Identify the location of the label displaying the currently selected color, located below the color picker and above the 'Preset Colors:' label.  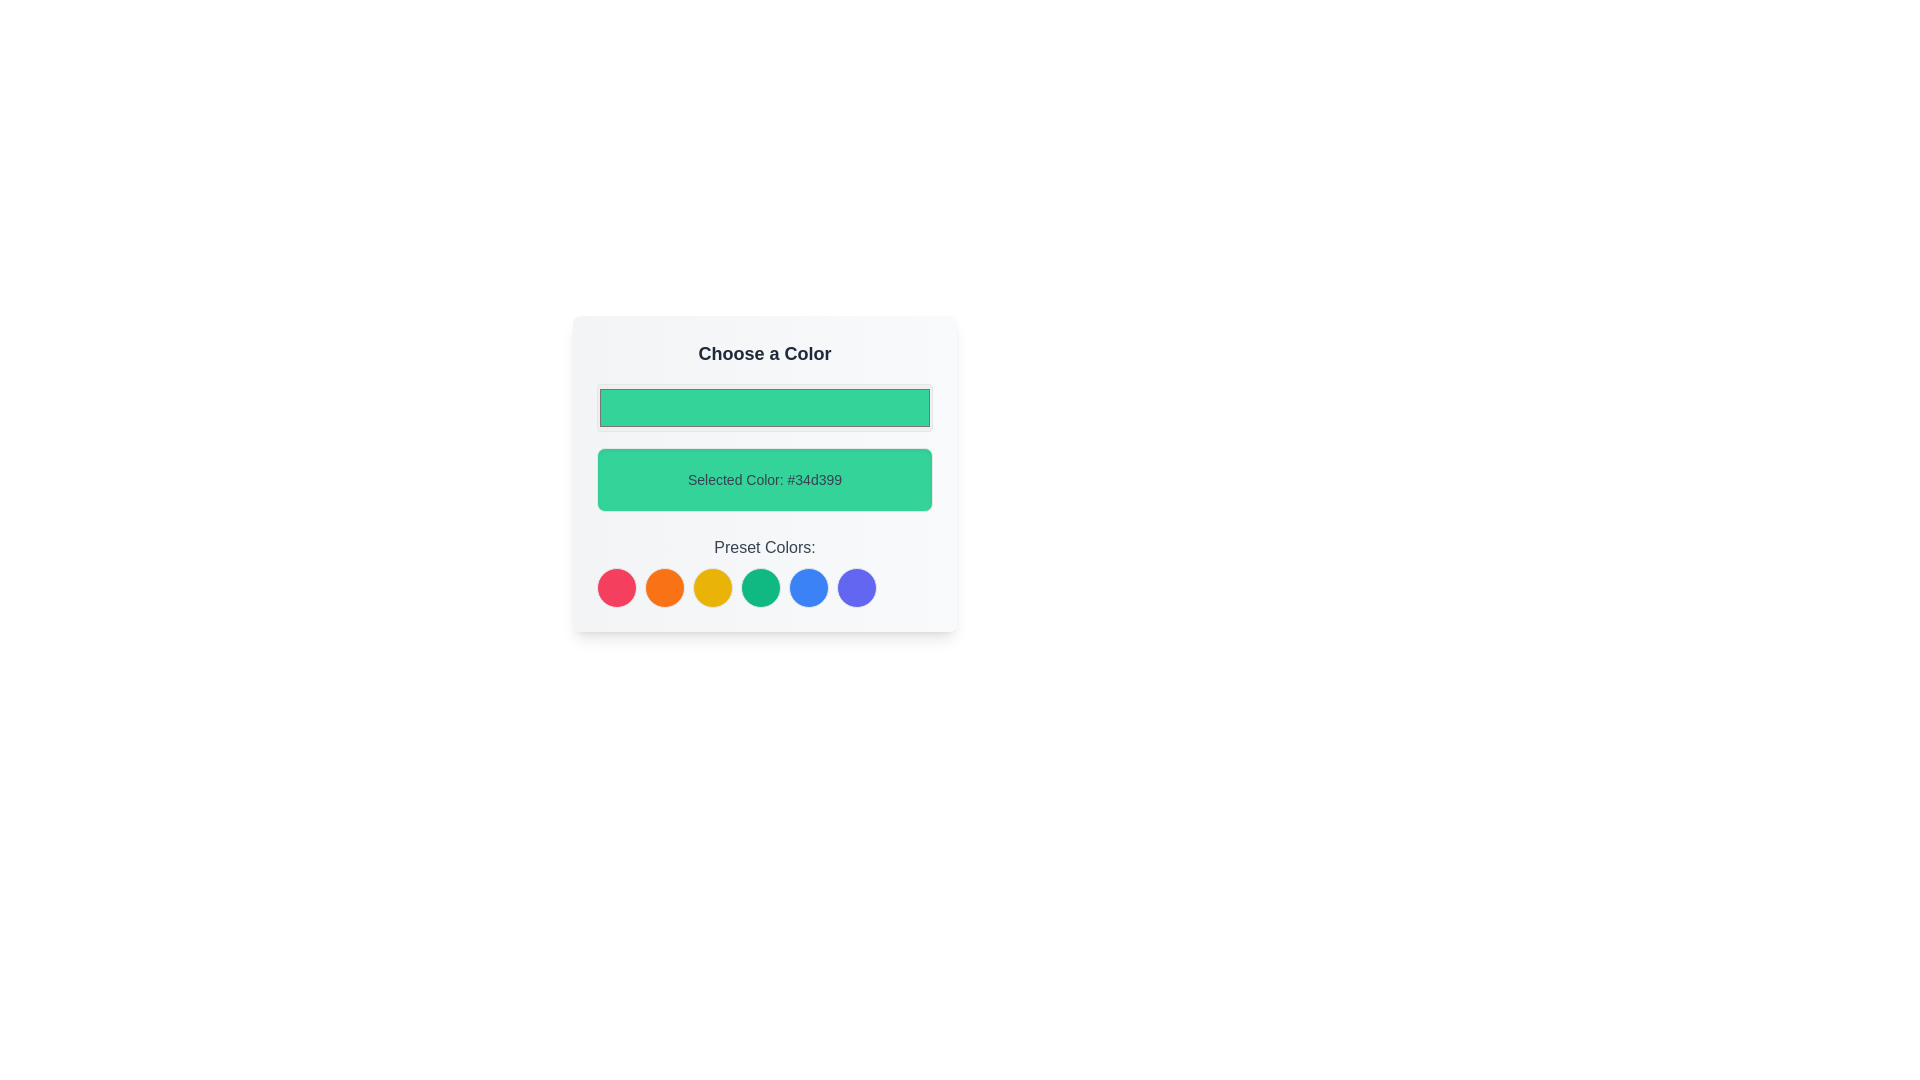
(763, 479).